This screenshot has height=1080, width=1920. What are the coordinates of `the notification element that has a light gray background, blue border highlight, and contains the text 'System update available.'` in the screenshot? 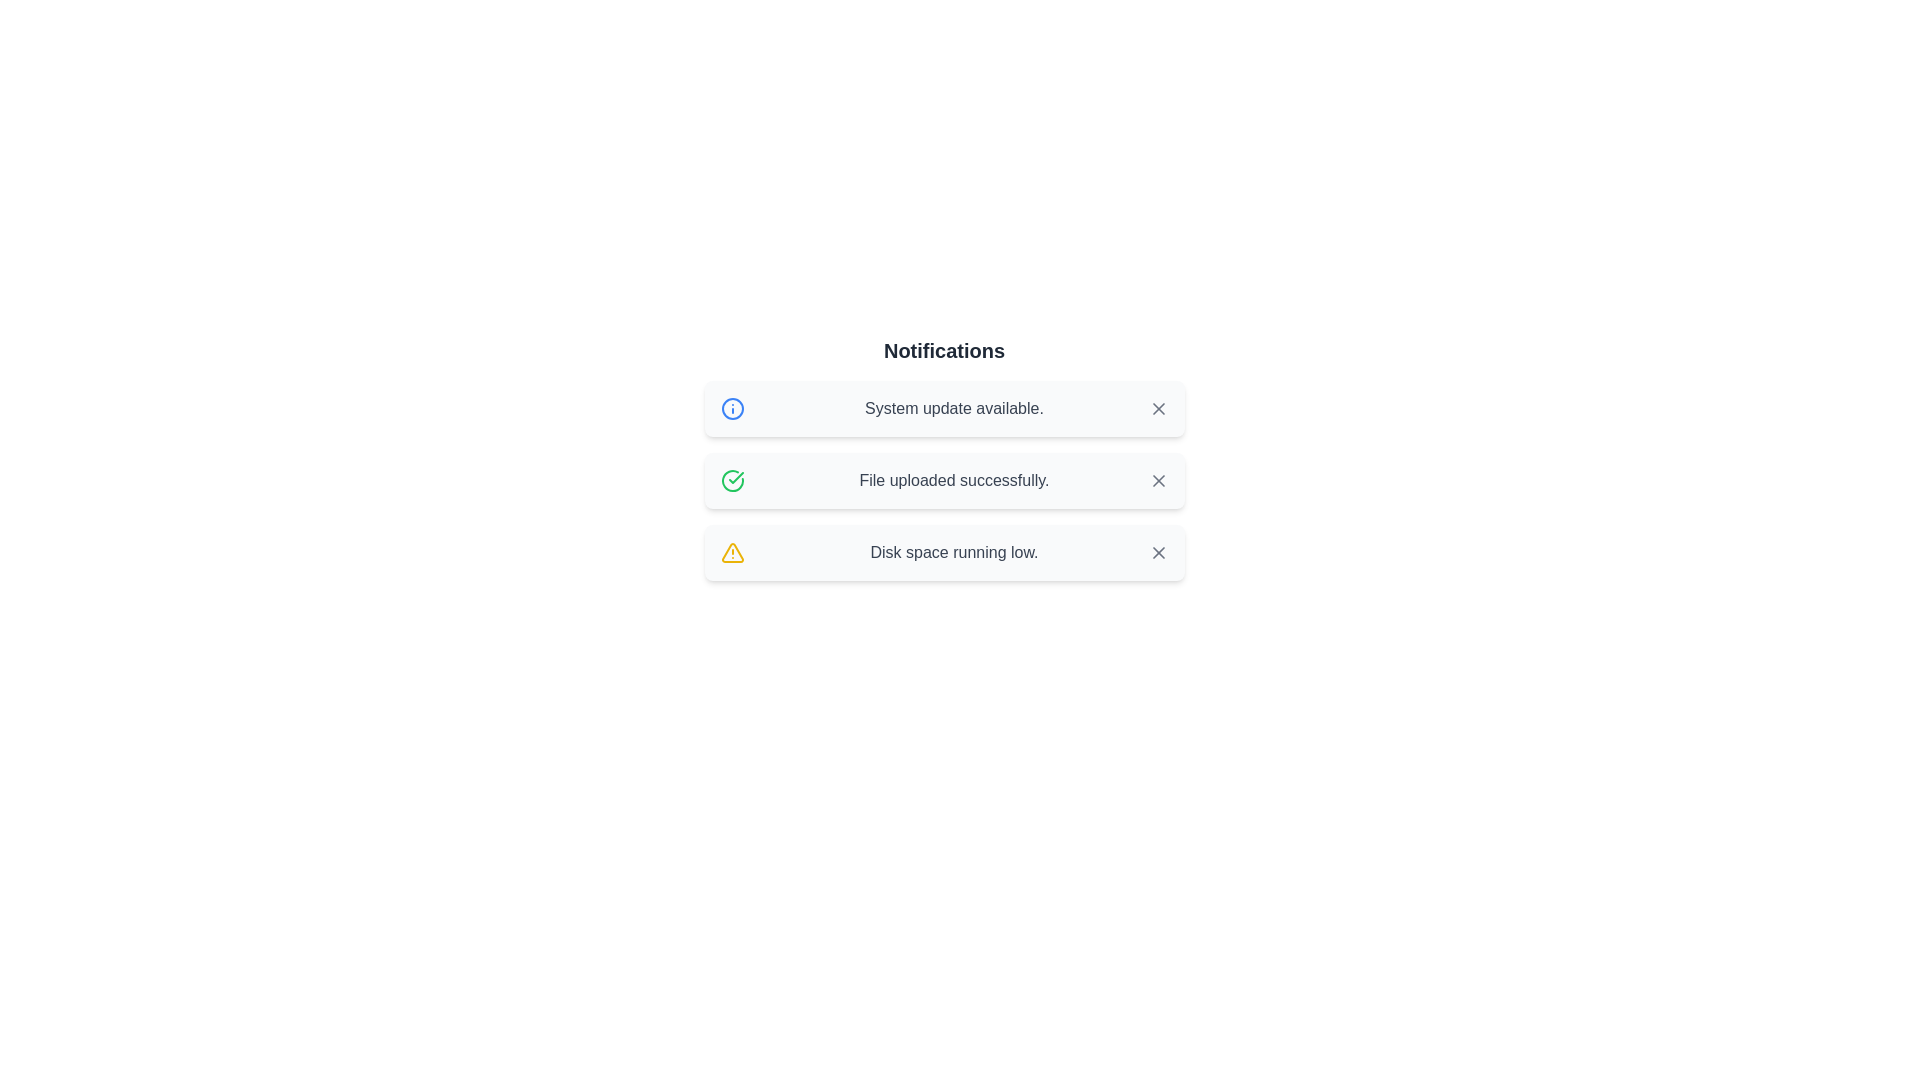 It's located at (943, 407).